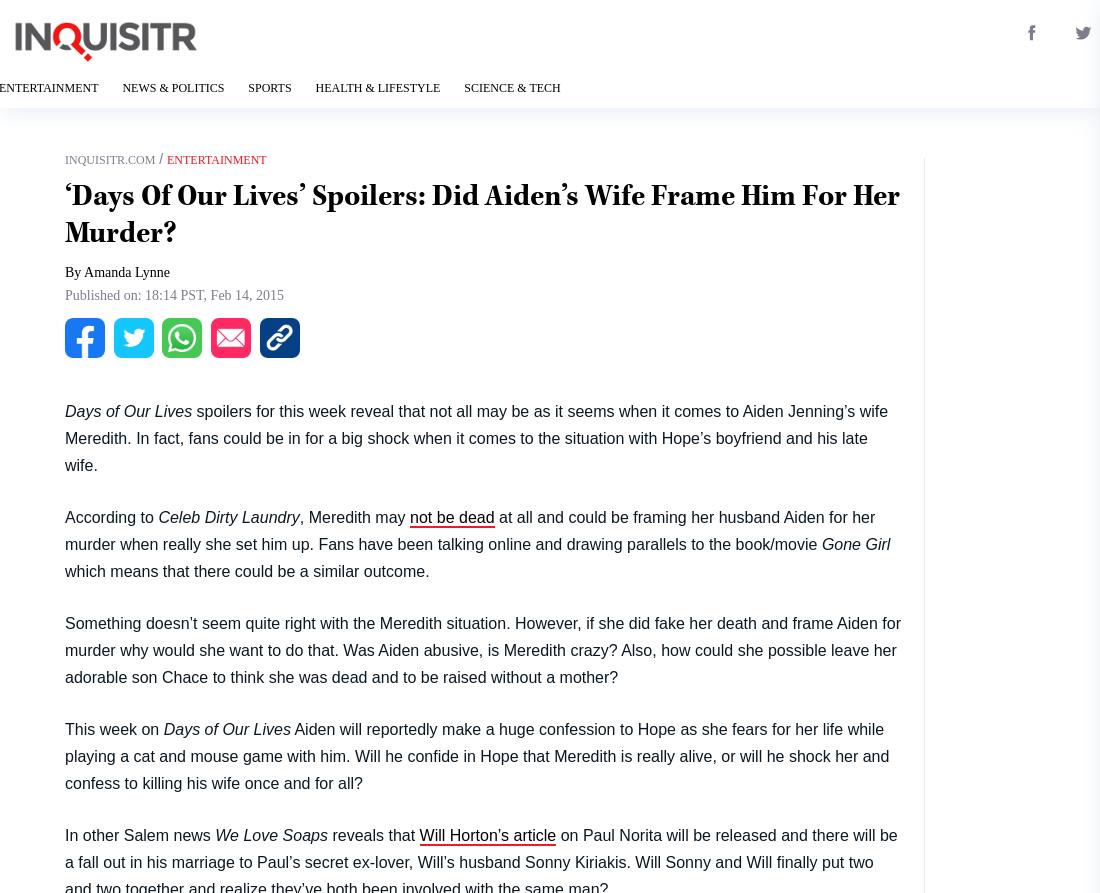 The height and width of the screenshot is (893, 1100). What do you see at coordinates (110, 159) in the screenshot?
I see `'INQUISITR.COM'` at bounding box center [110, 159].